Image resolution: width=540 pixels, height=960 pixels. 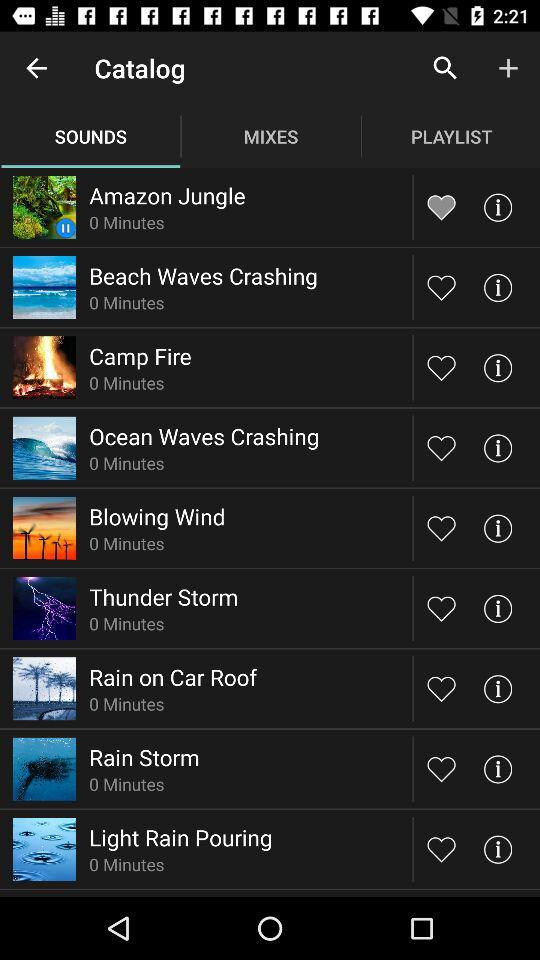 What do you see at coordinates (441, 207) in the screenshot?
I see `unfavorite song` at bounding box center [441, 207].